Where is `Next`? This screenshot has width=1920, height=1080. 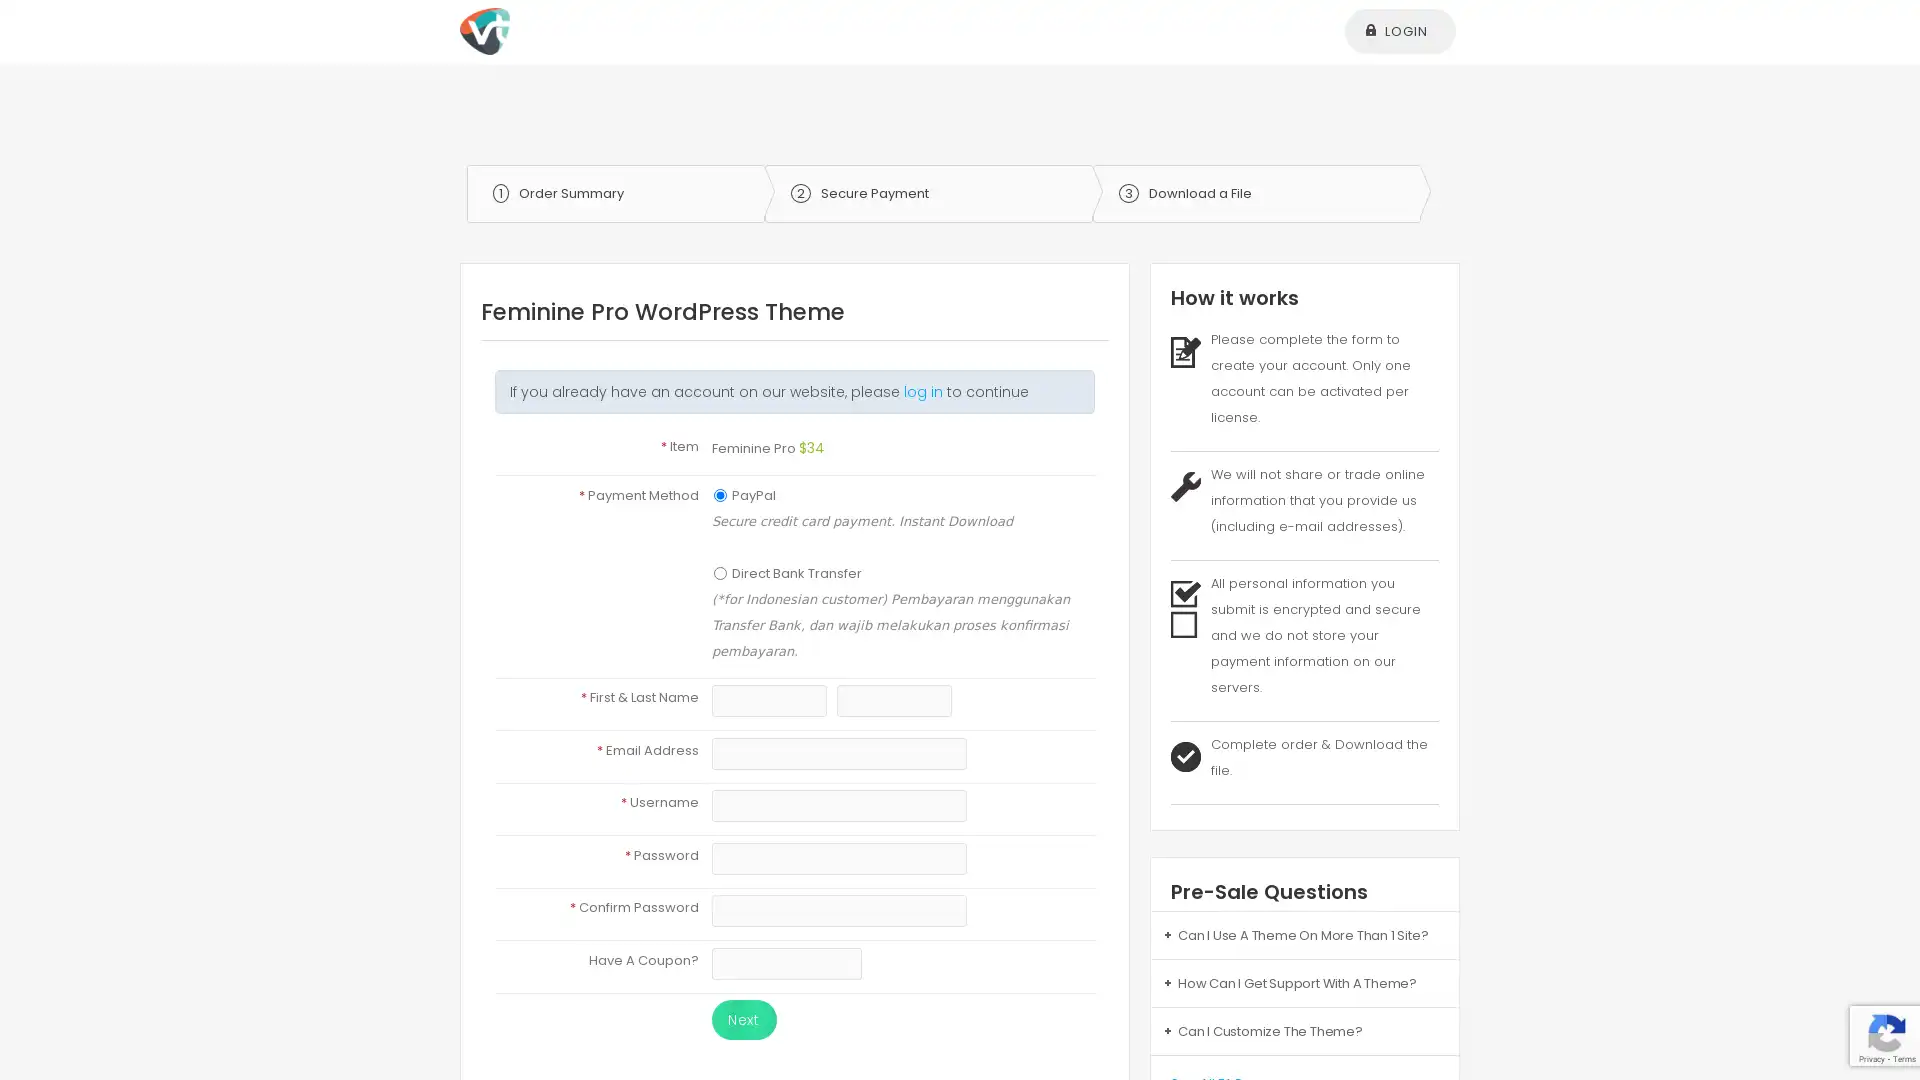 Next is located at coordinates (742, 1019).